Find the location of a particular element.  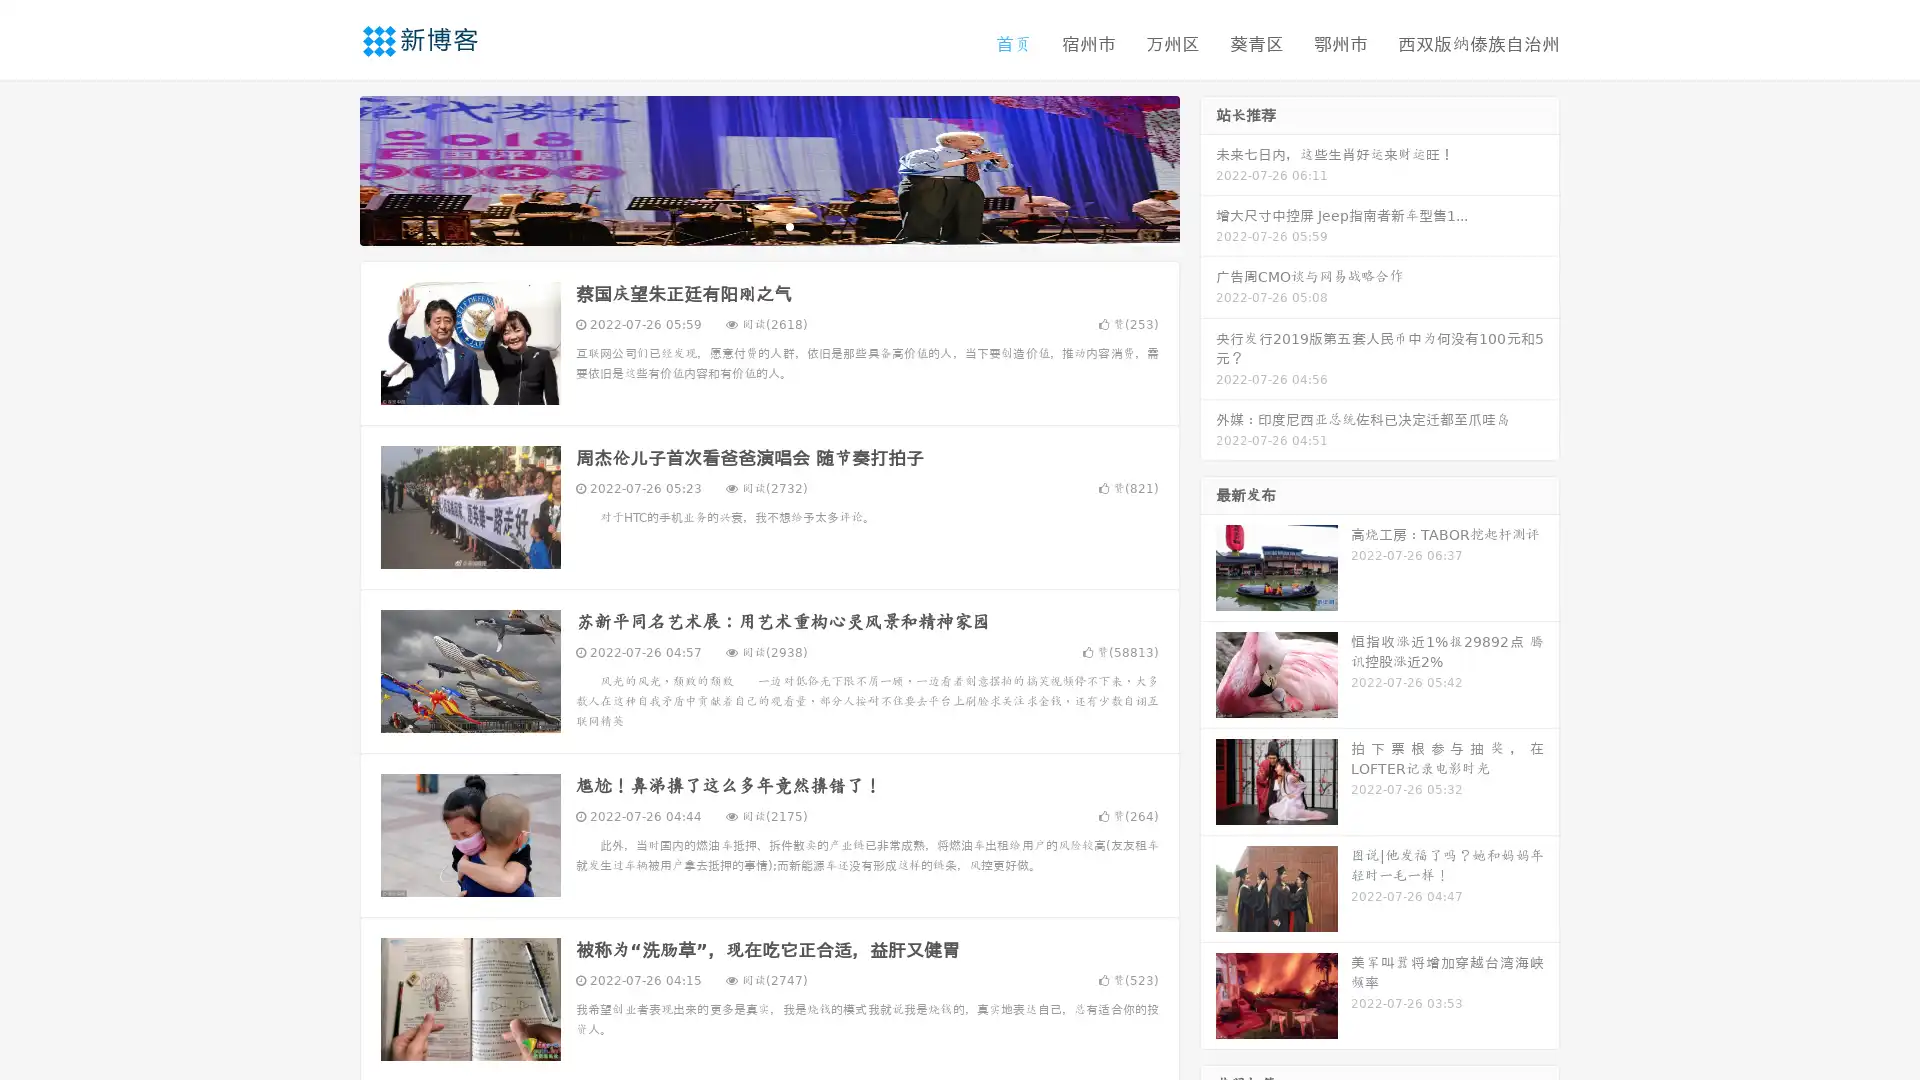

Go to slide 1 is located at coordinates (748, 225).